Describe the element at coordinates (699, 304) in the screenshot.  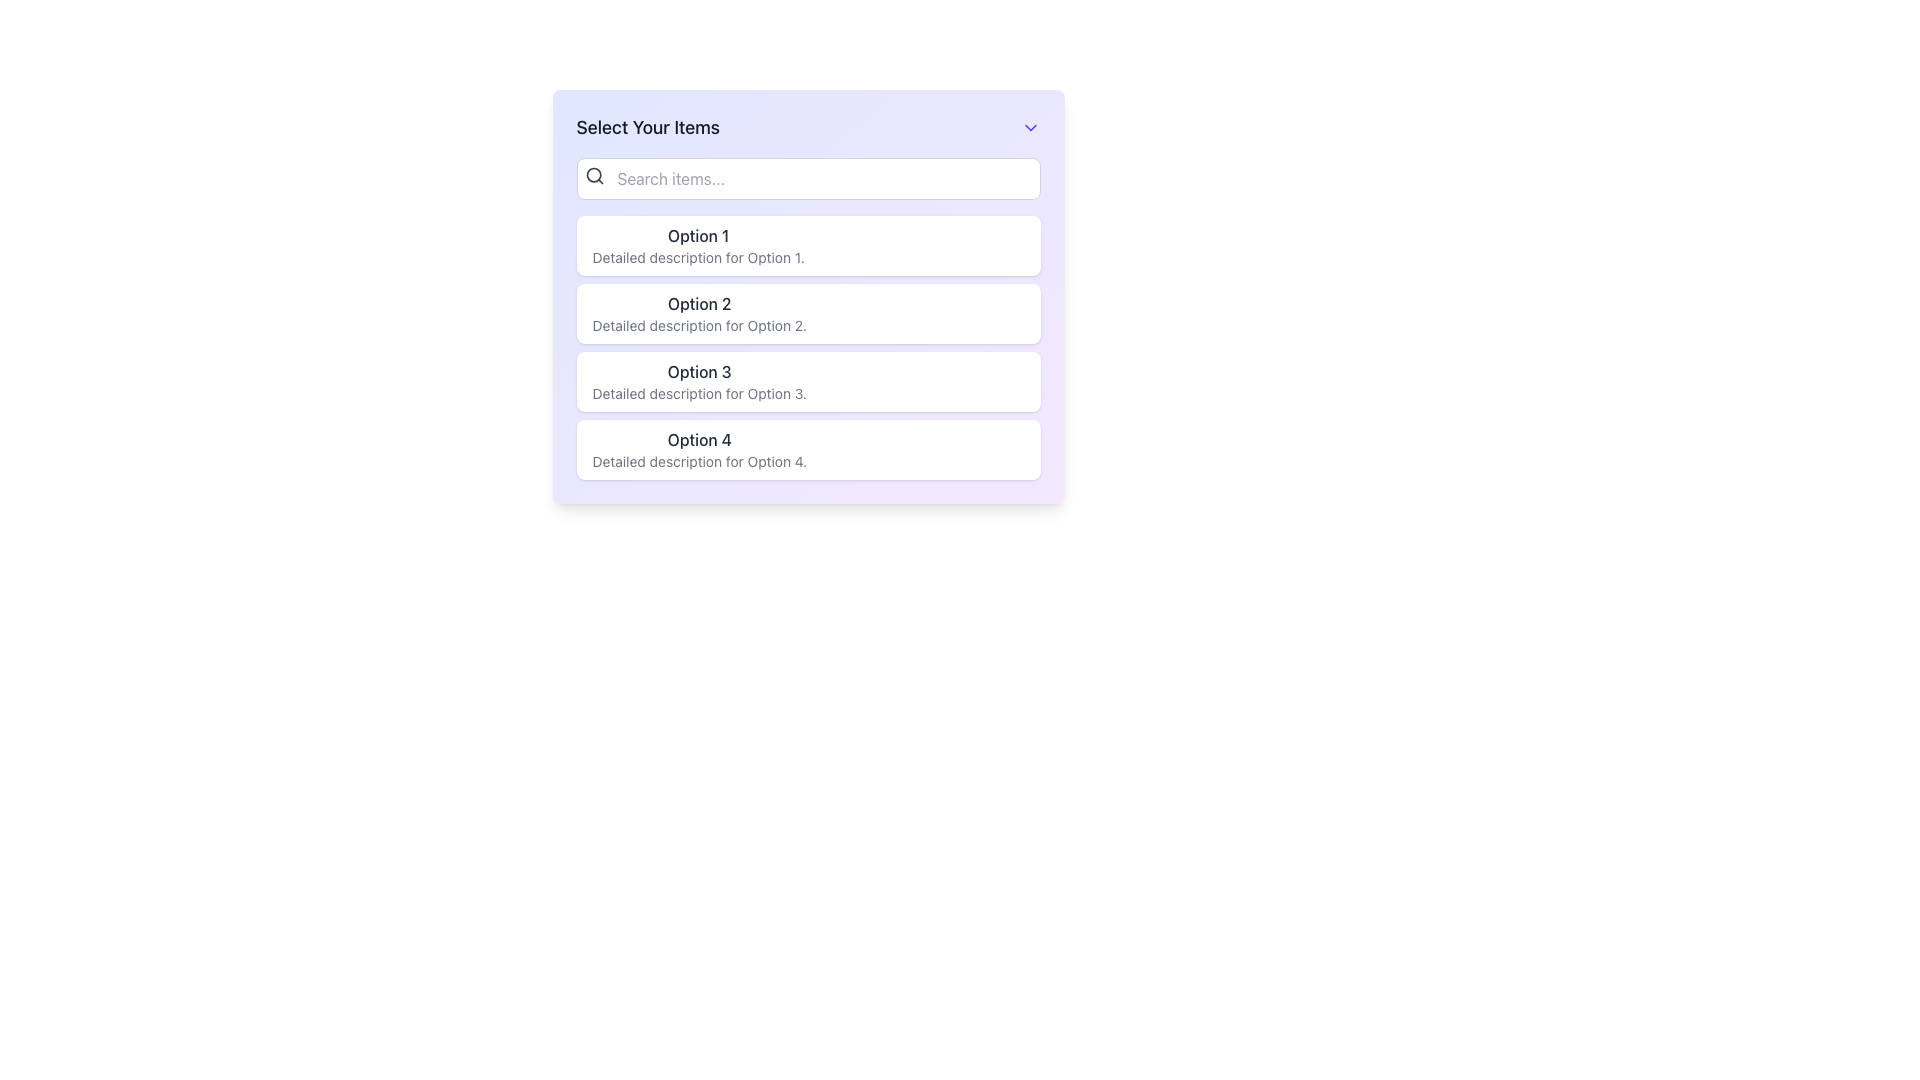
I see `text from the Text Label displaying 'Option 2', which is styled with medium font weight and gray color, indicating its importance as part of a group of options` at that location.